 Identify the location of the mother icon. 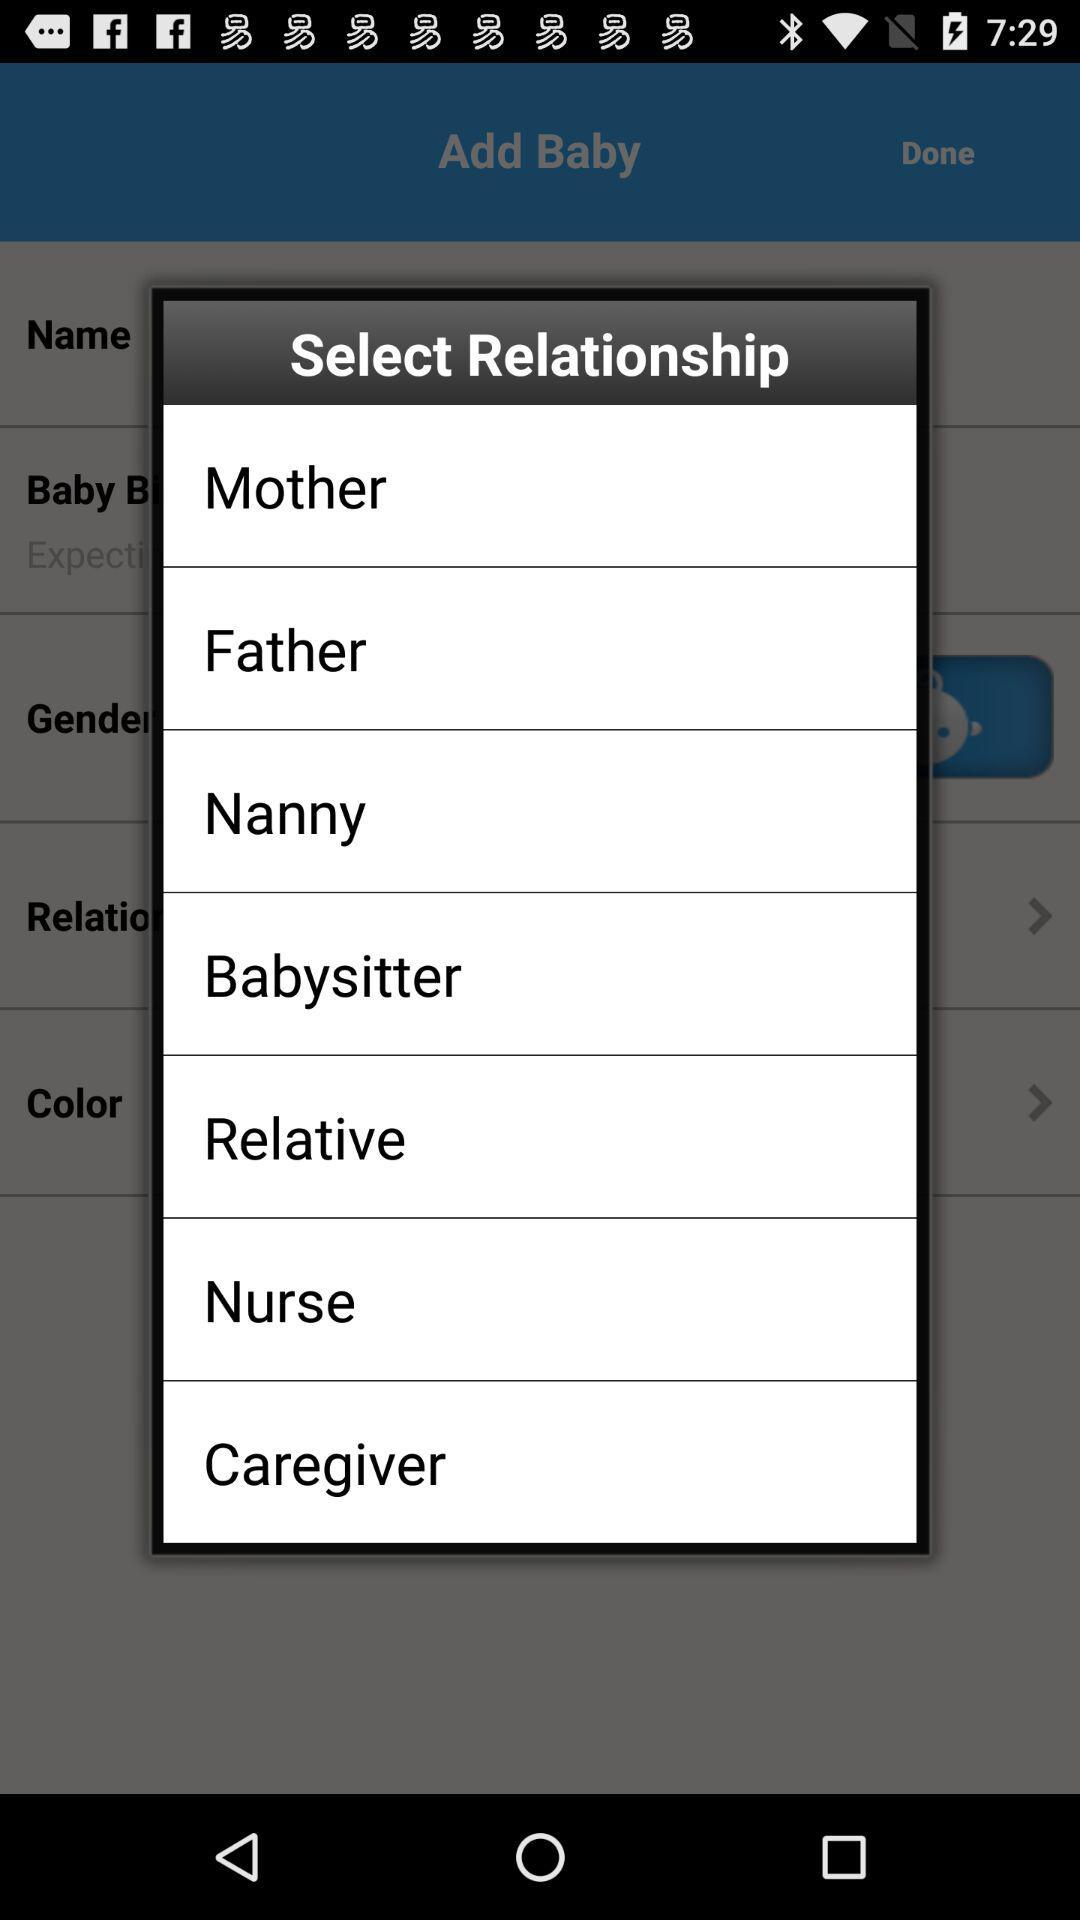
(295, 485).